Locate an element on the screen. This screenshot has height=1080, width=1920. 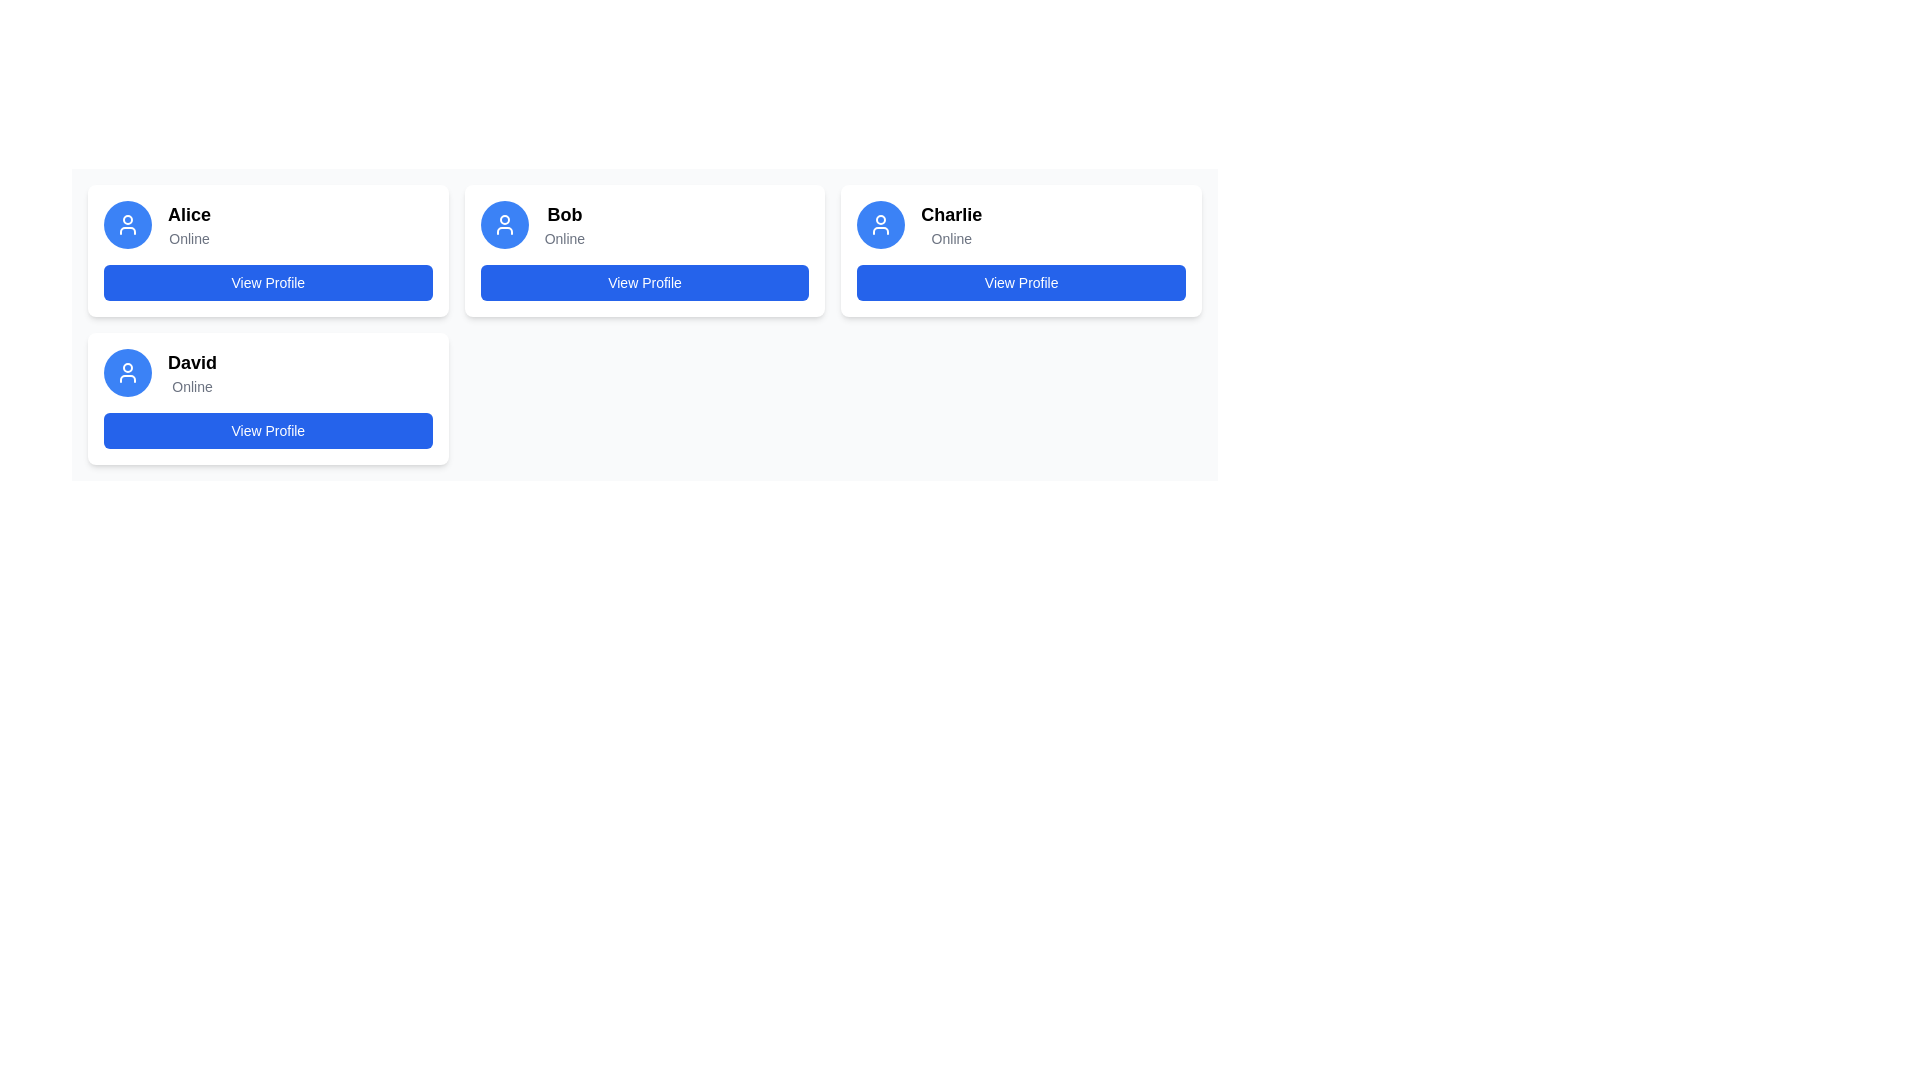
the circular blue button with a centered white user icon representing Charlie, which is the leftmost component in the card layout is located at coordinates (880, 224).